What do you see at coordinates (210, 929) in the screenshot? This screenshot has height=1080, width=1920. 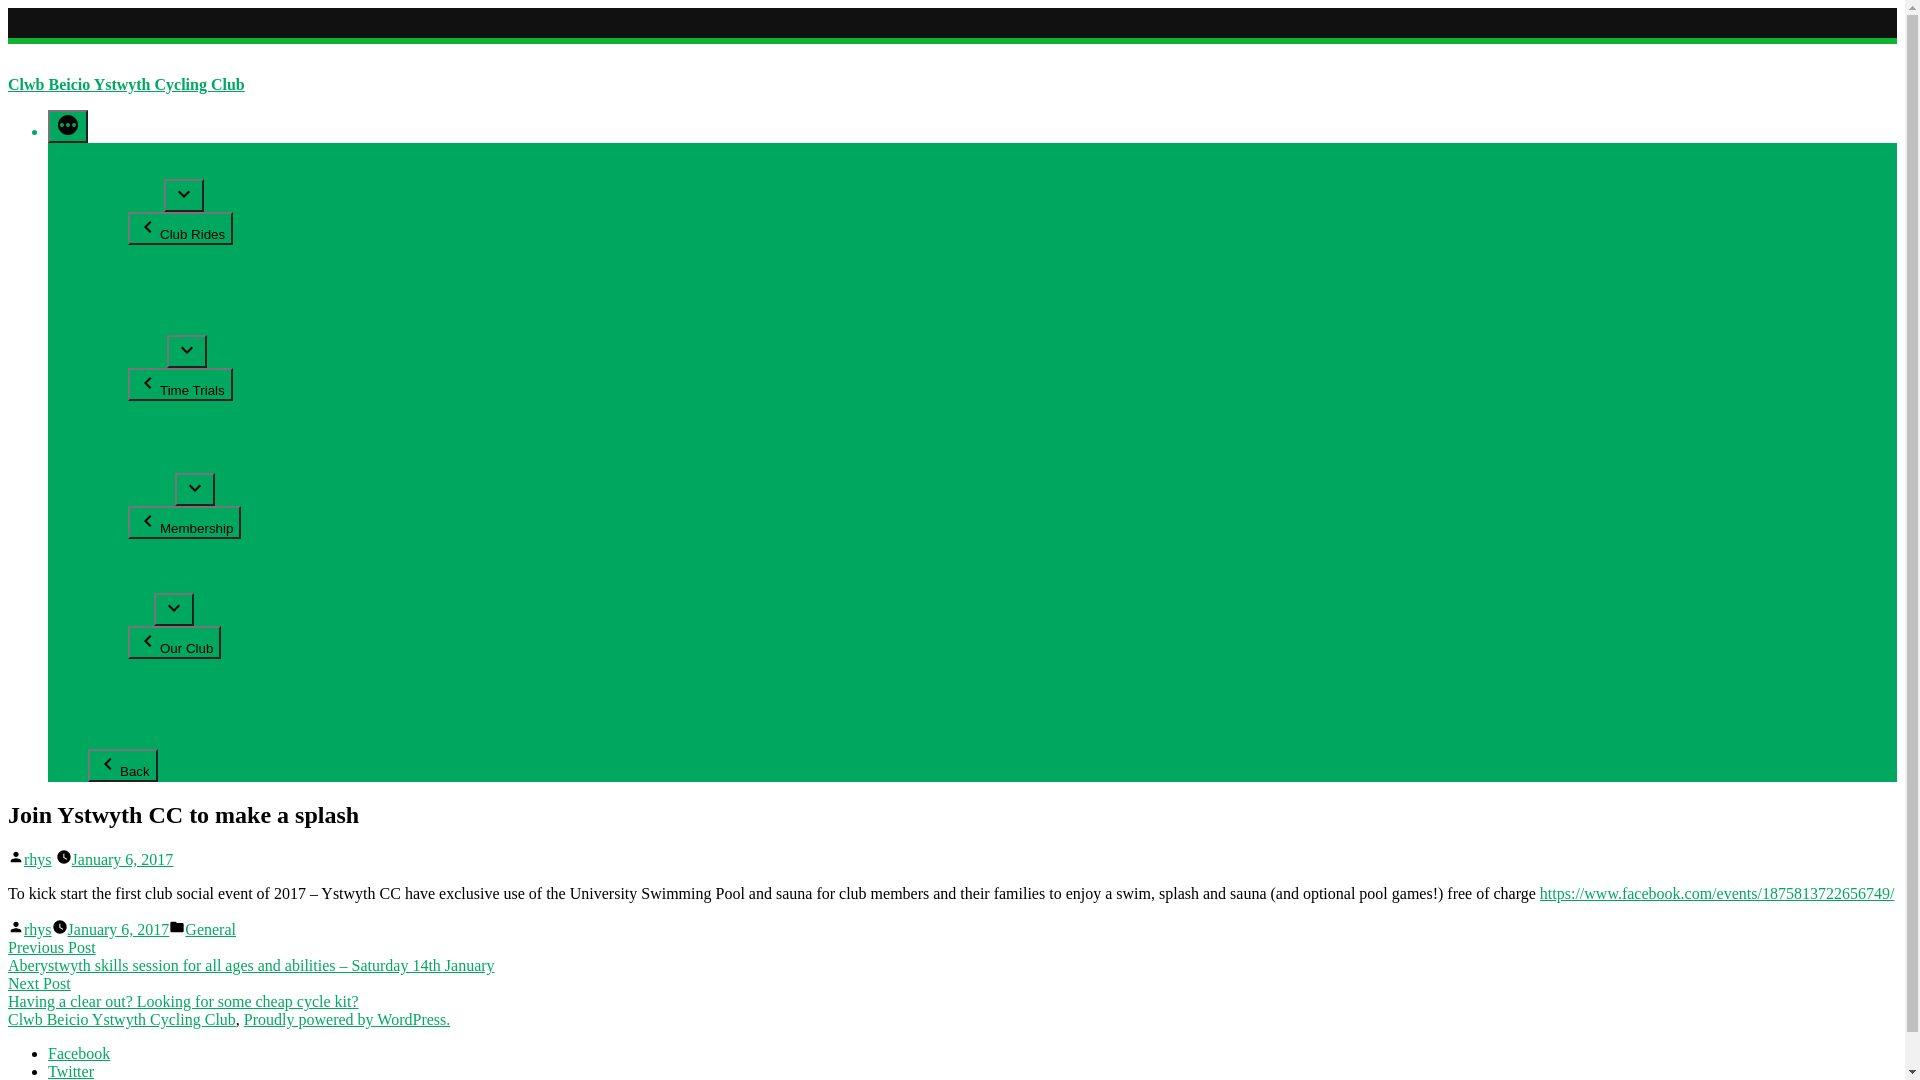 I see `'General'` at bounding box center [210, 929].